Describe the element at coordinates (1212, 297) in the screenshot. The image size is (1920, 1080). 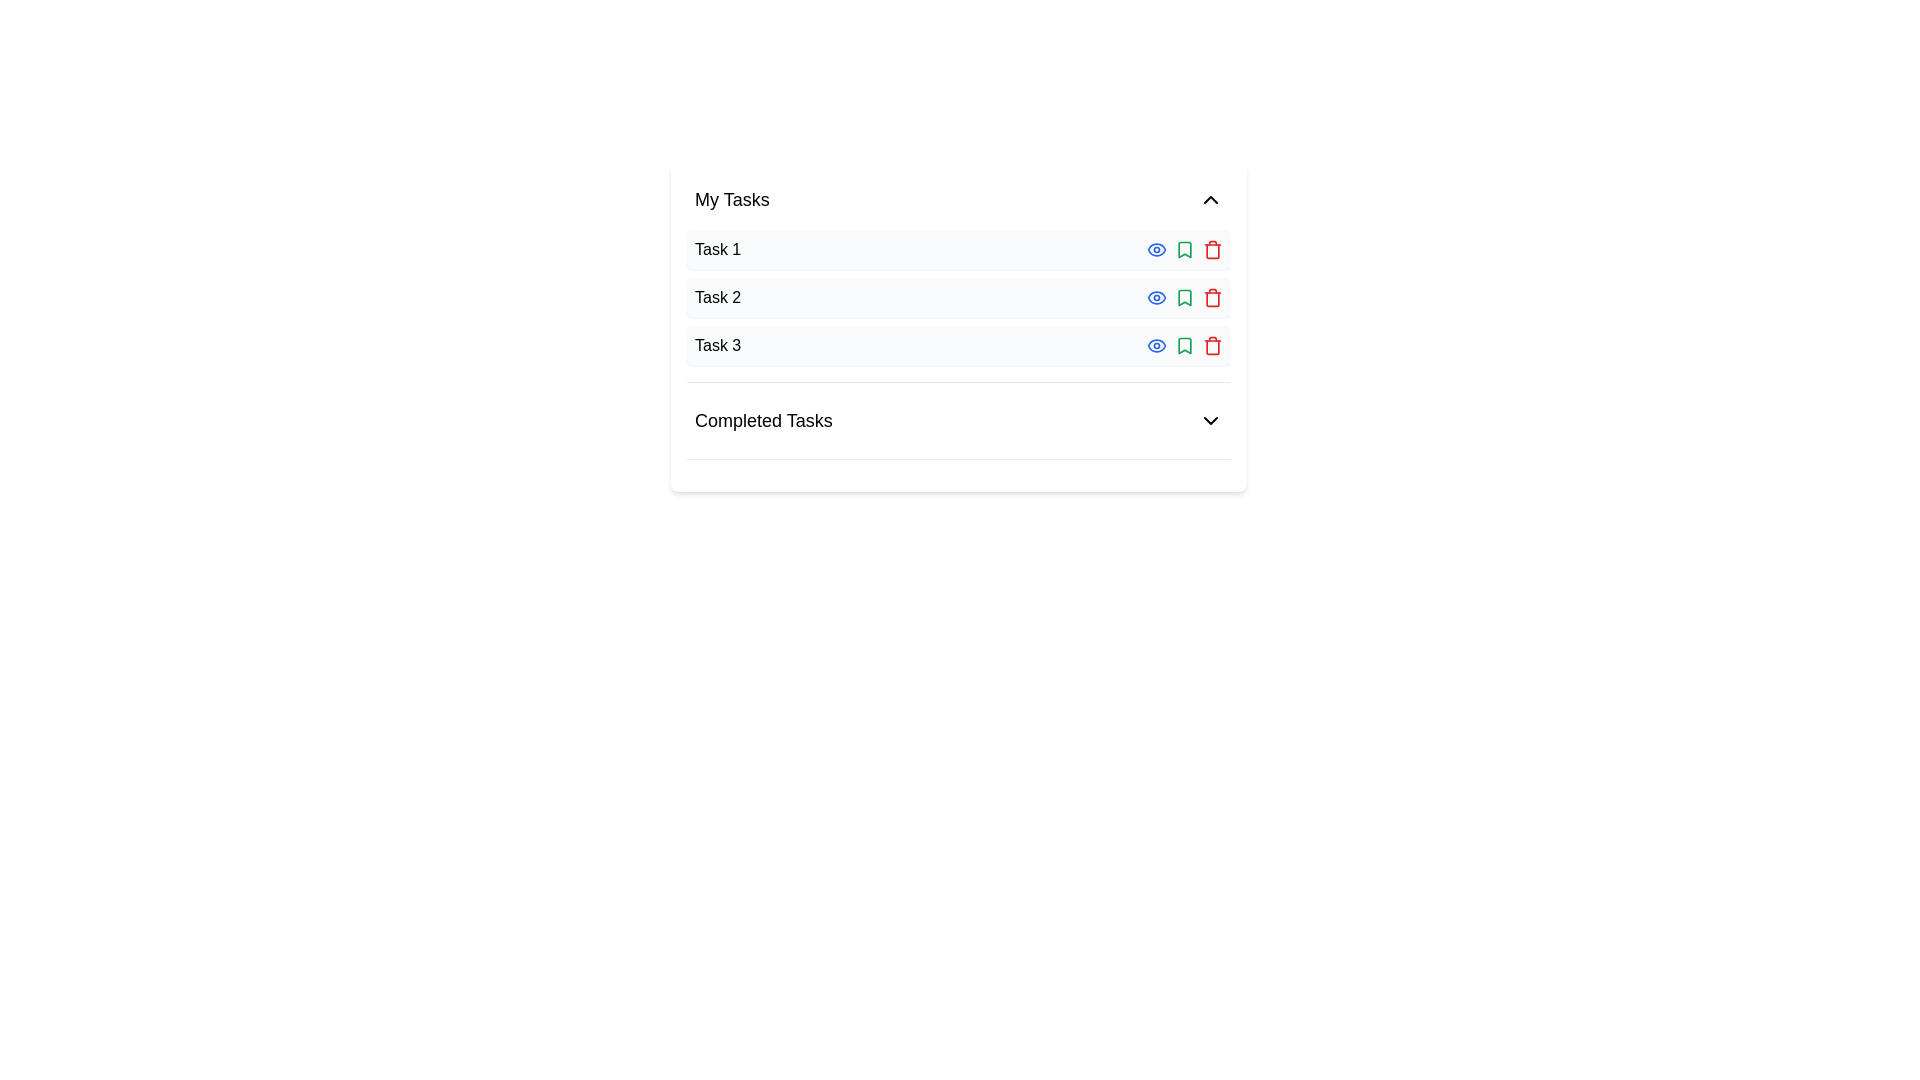
I see `the delete button on the right side of the second task in the 'My Tasks' list` at that location.